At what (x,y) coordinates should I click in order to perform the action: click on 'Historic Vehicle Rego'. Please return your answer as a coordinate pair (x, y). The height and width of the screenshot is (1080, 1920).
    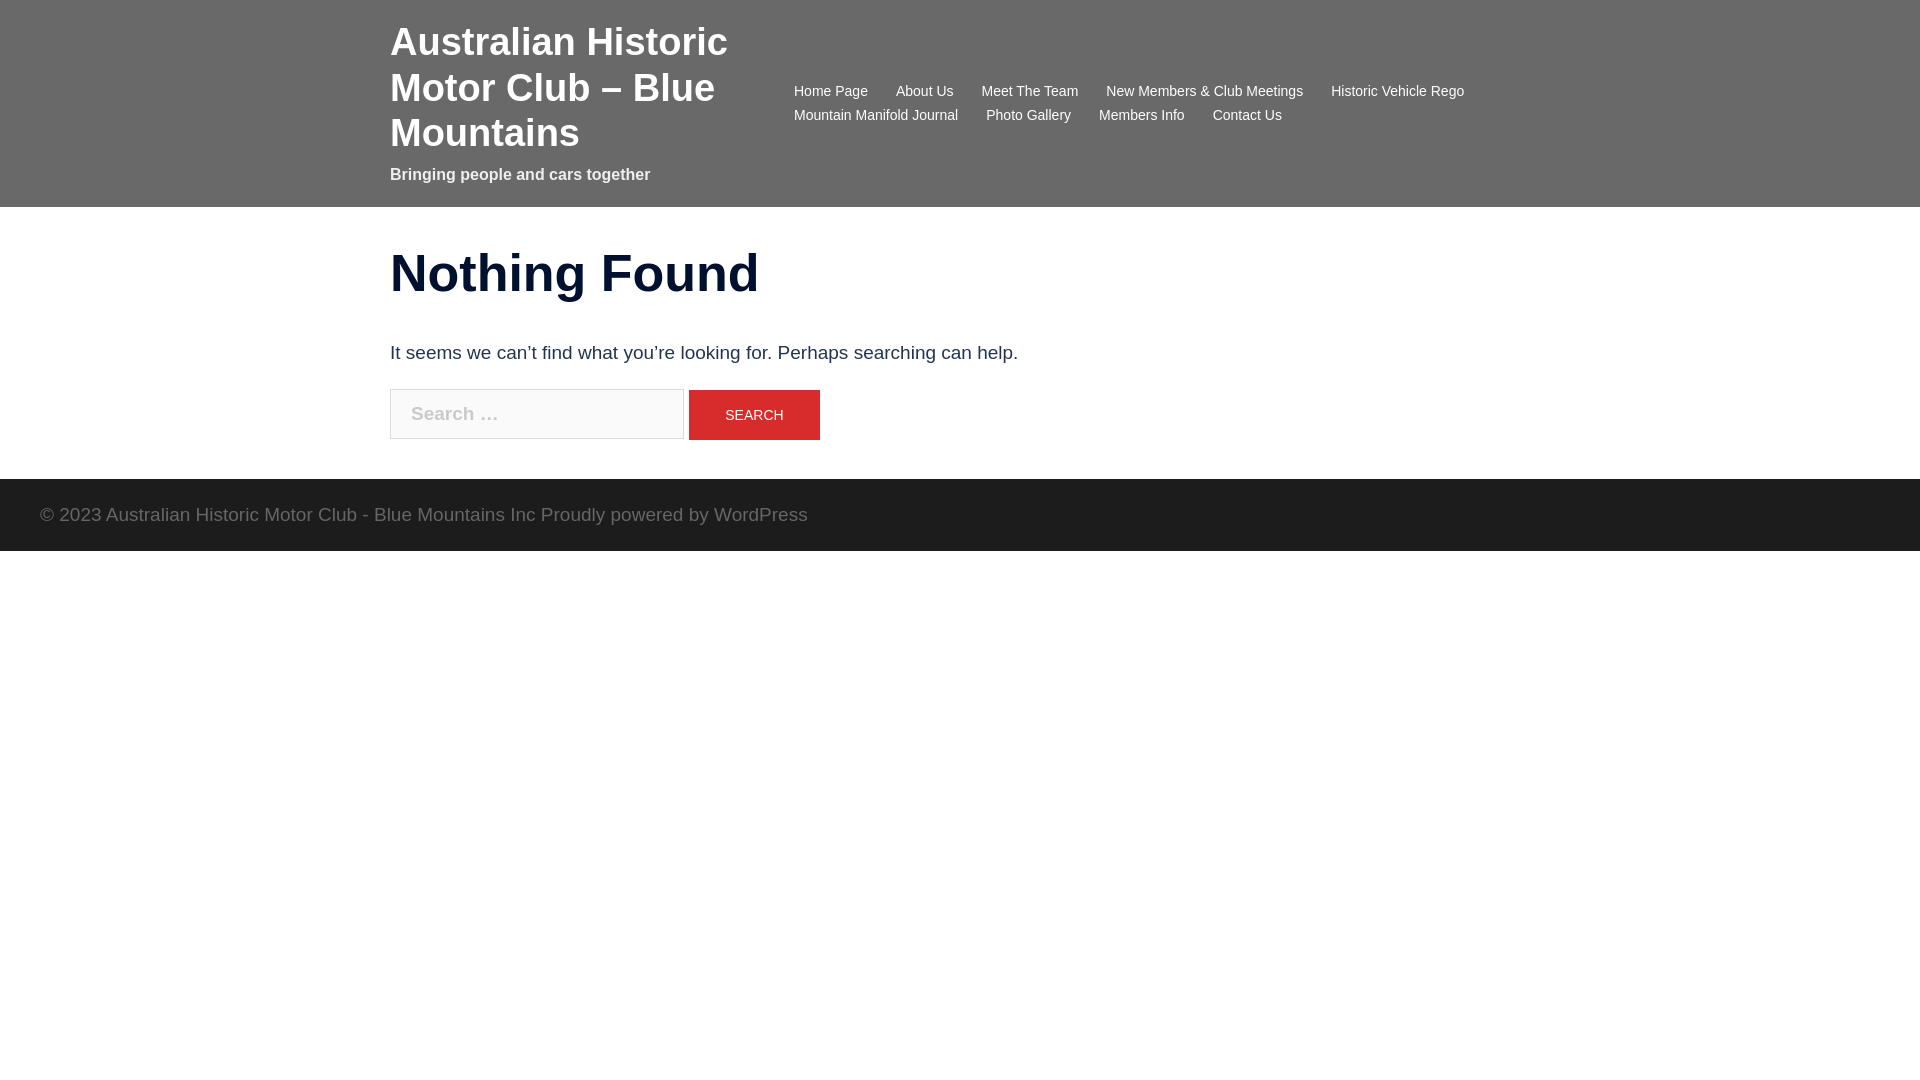
    Looking at the image, I should click on (1330, 92).